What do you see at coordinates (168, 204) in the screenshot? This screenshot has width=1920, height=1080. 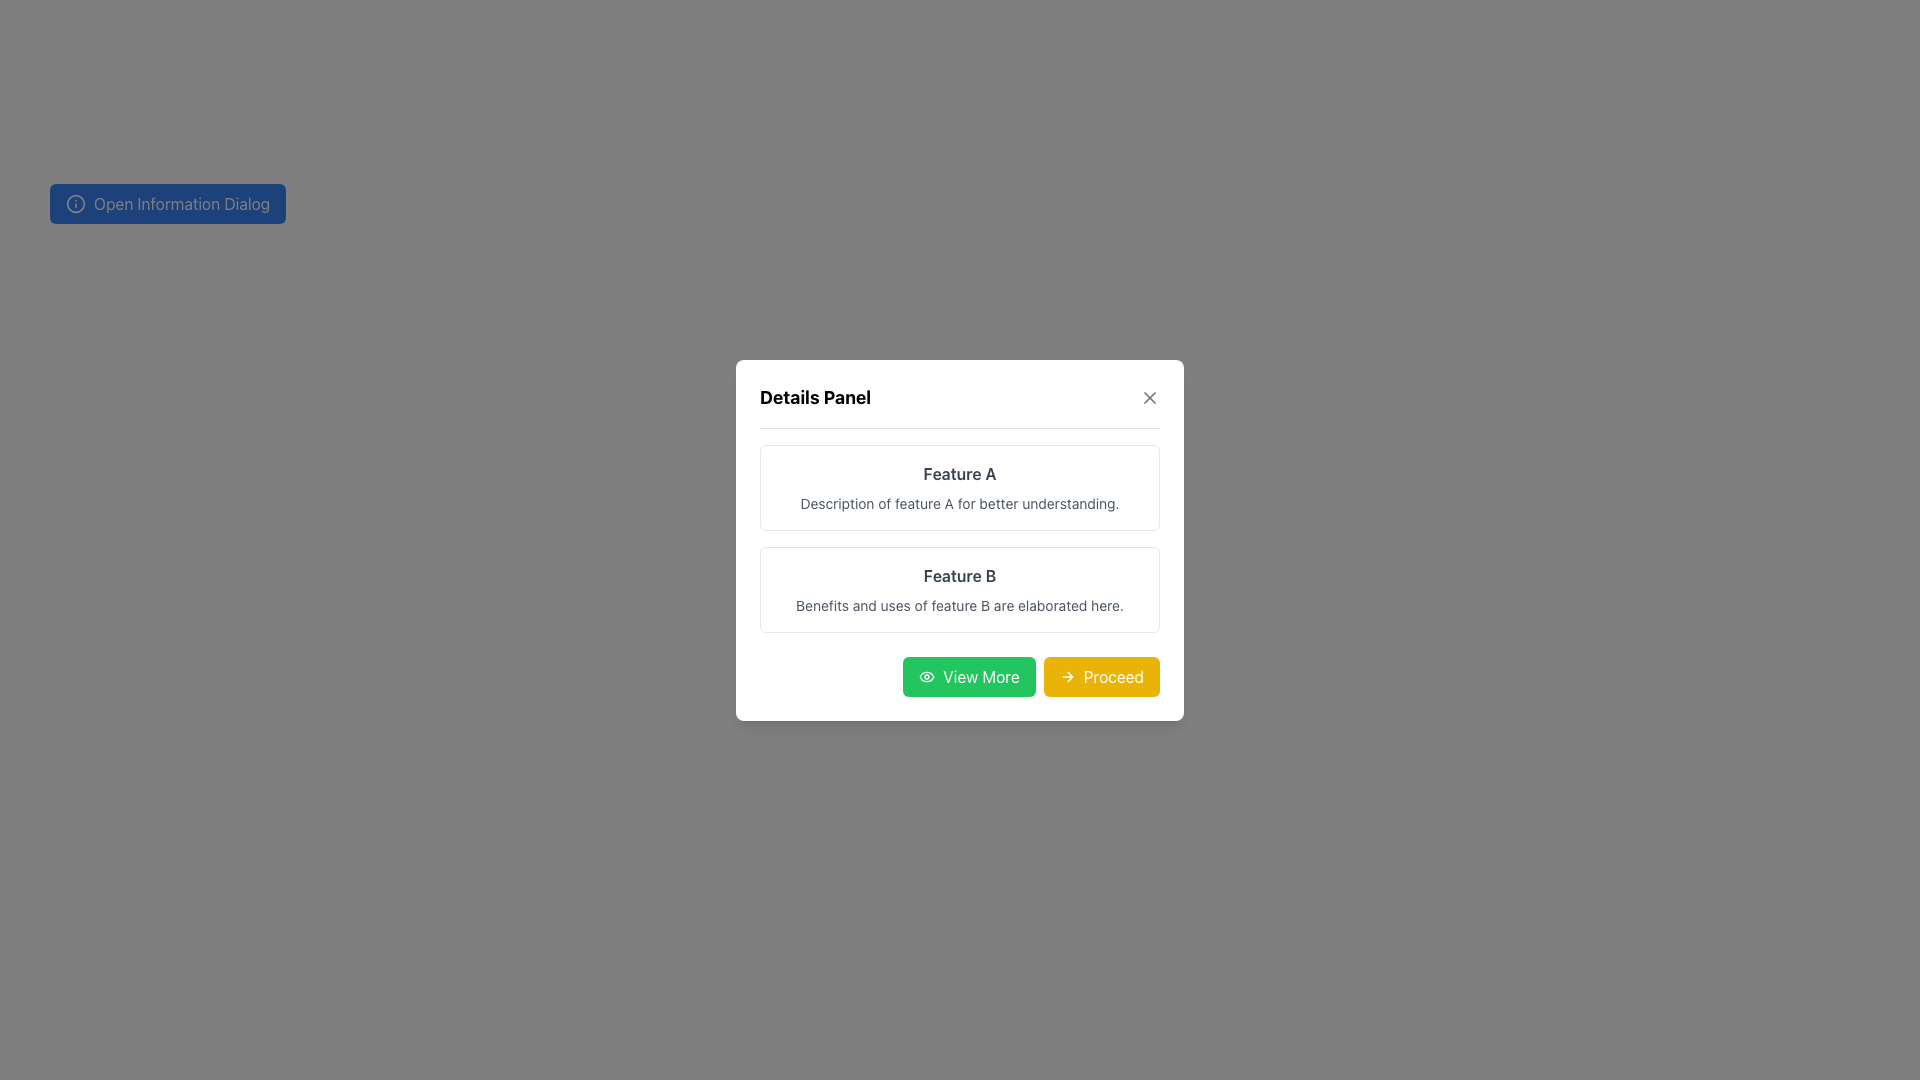 I see `the button located at the top-left of the interface` at bounding box center [168, 204].